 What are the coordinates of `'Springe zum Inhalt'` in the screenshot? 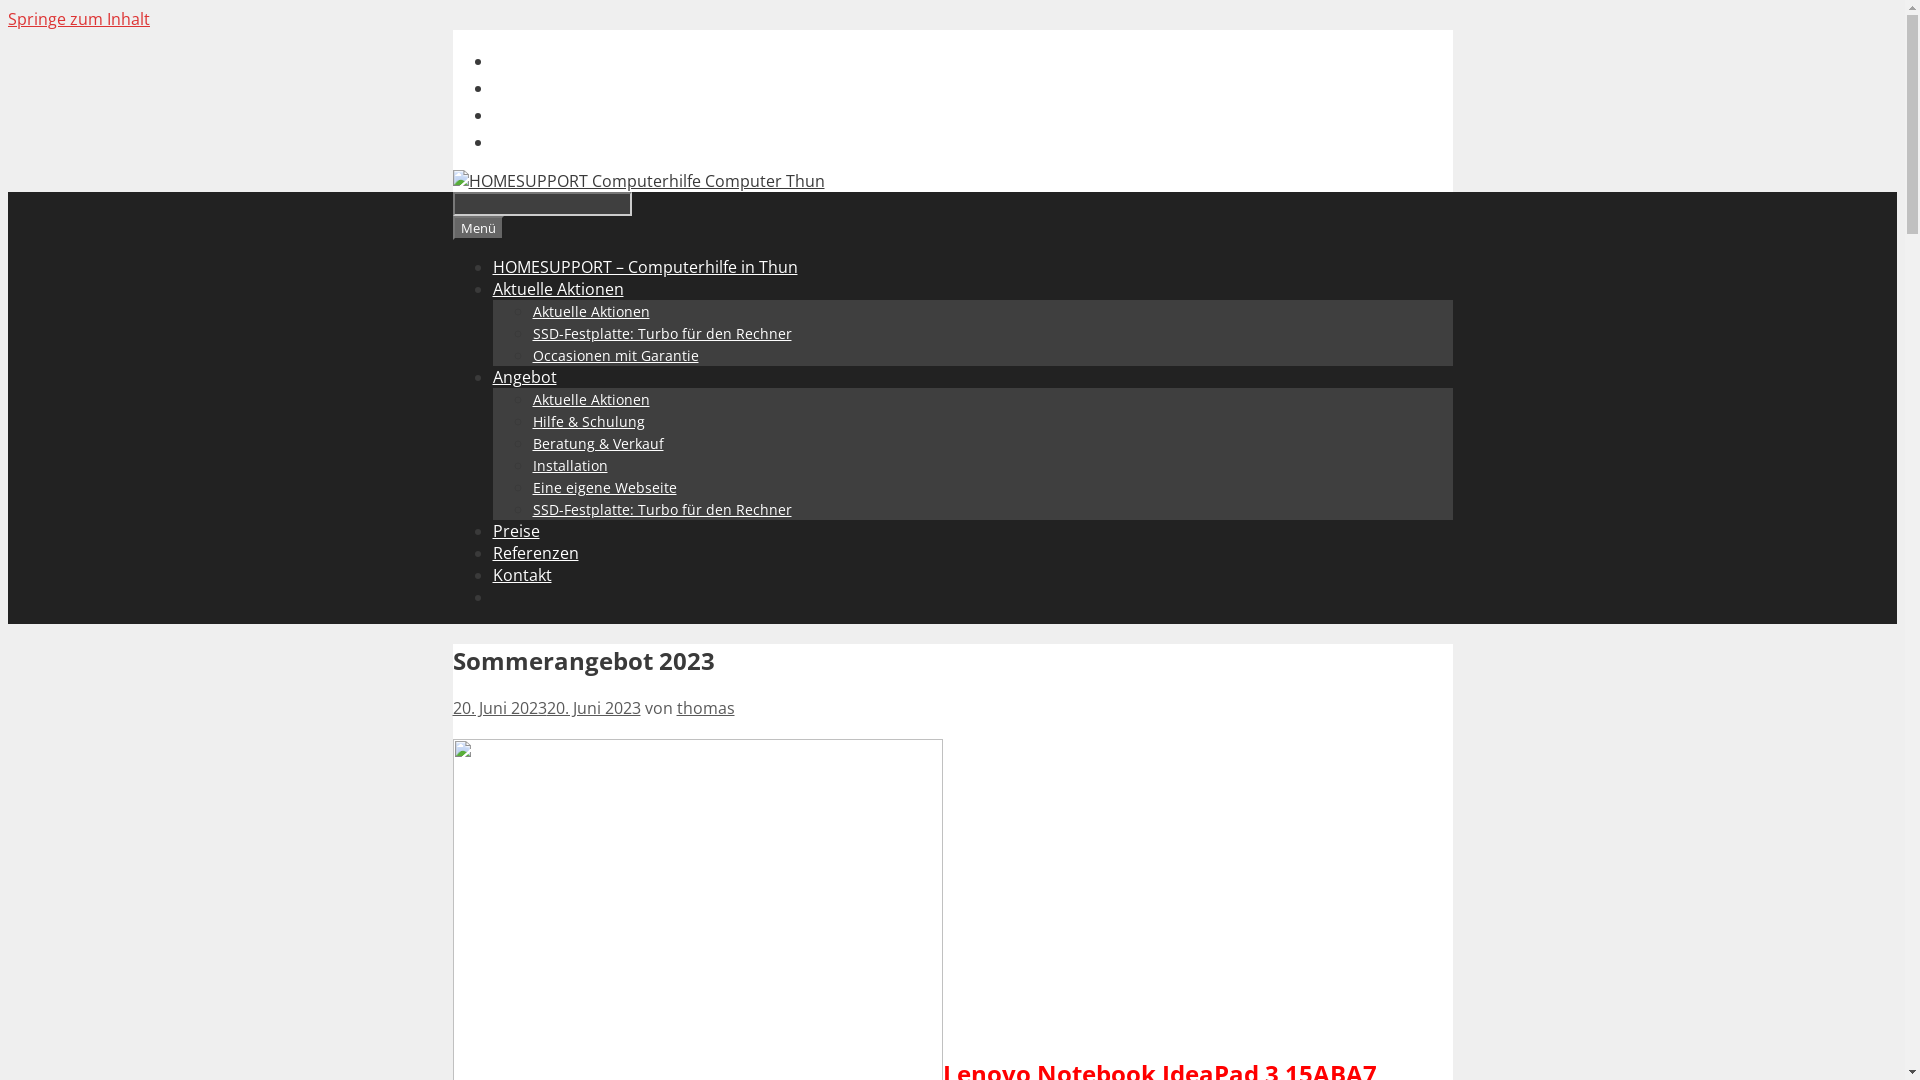 It's located at (78, 19).